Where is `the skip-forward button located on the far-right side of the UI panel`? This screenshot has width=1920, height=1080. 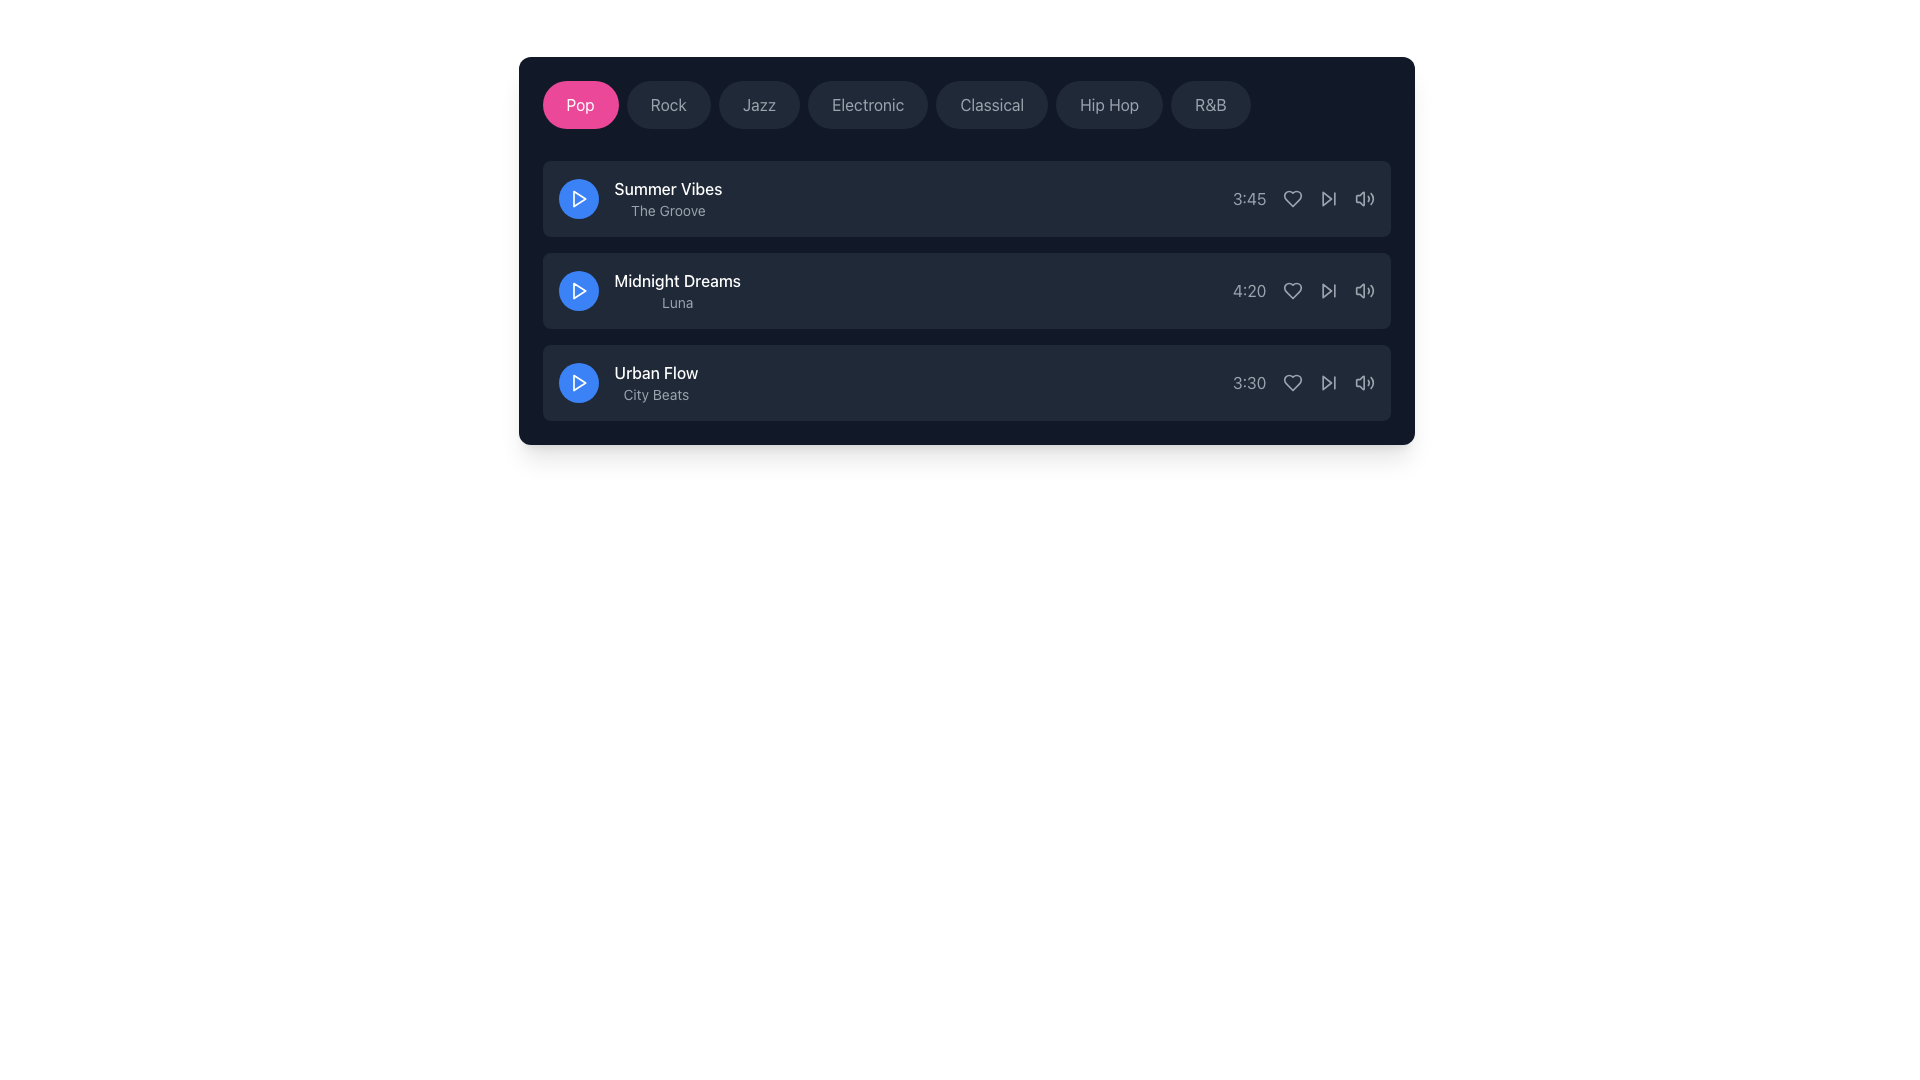
the skip-forward button located on the far-right side of the UI panel is located at coordinates (1328, 382).